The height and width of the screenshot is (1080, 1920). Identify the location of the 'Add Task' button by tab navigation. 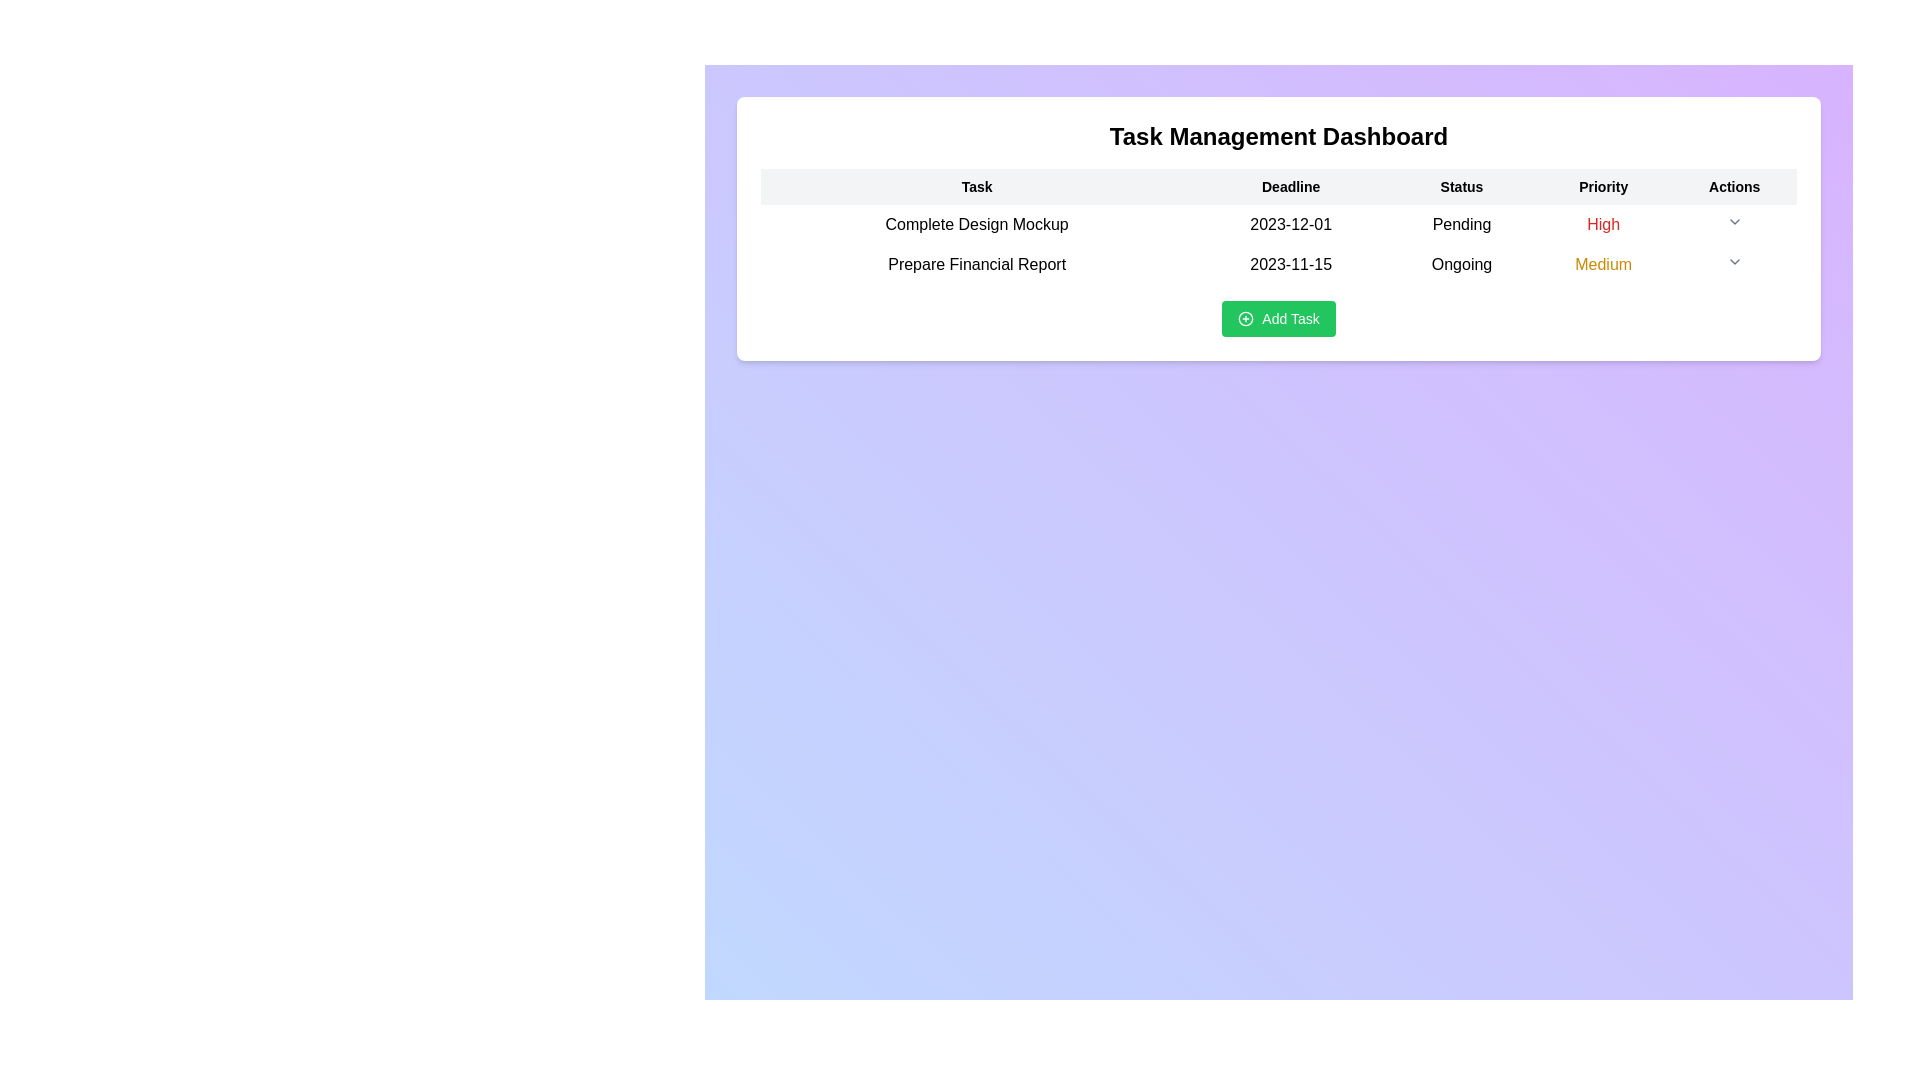
(1245, 318).